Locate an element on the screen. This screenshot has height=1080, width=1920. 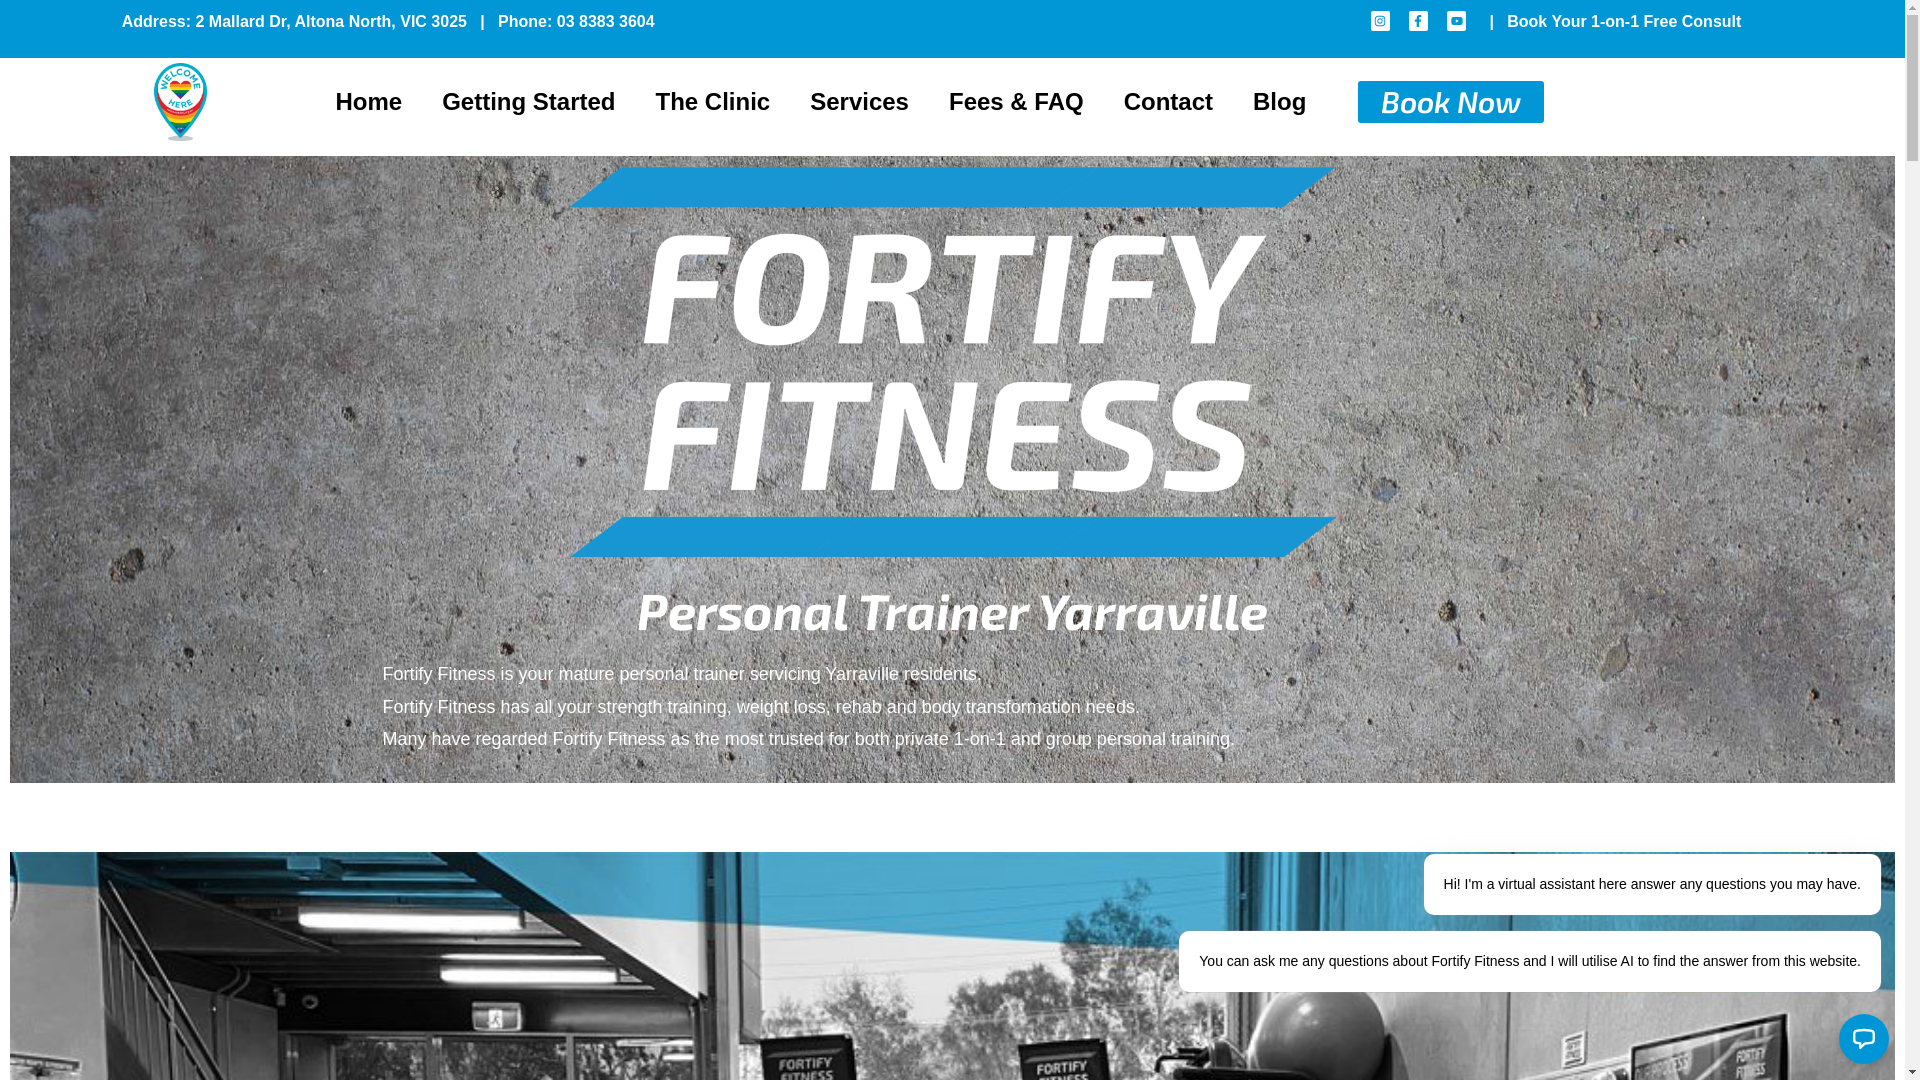
'Phone: 03 8383 3604' is located at coordinates (498, 21).